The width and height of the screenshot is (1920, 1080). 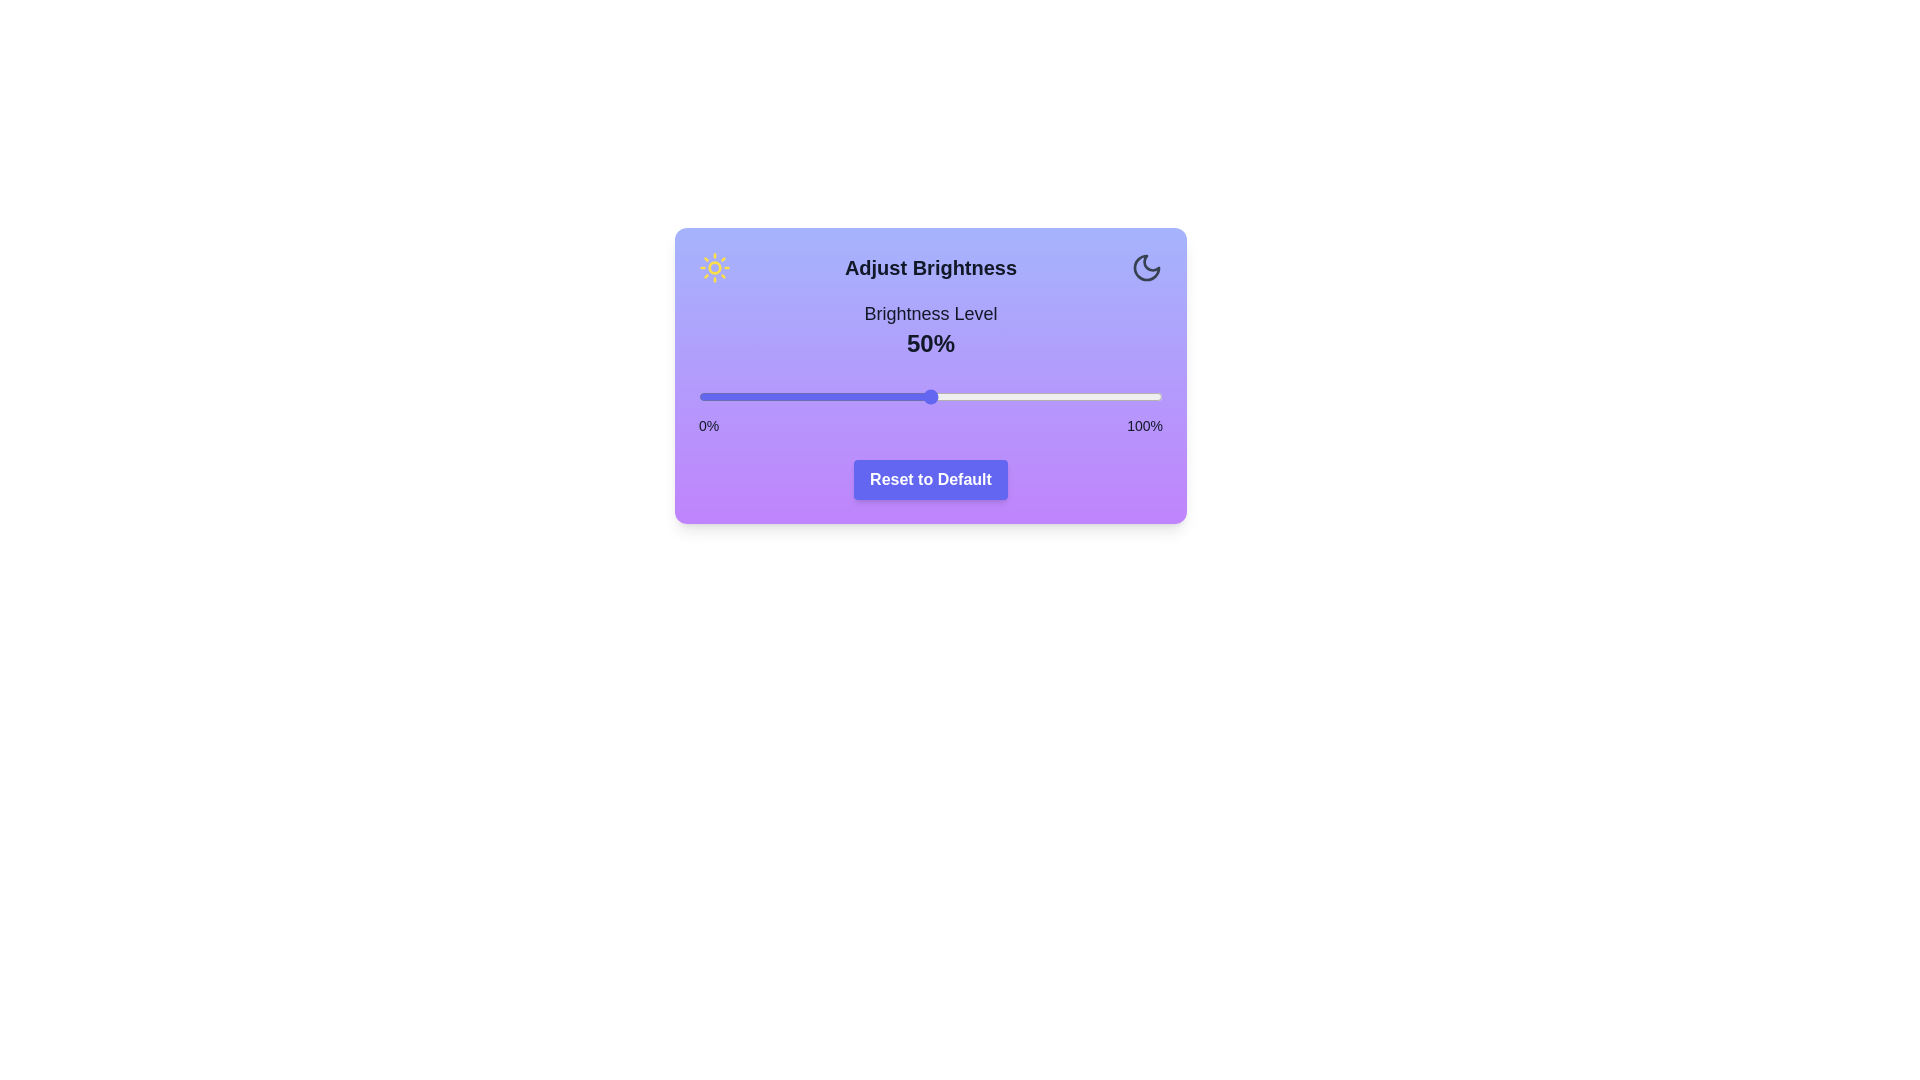 I want to click on the brightness to 94% by moving the slider, so click(x=1135, y=397).